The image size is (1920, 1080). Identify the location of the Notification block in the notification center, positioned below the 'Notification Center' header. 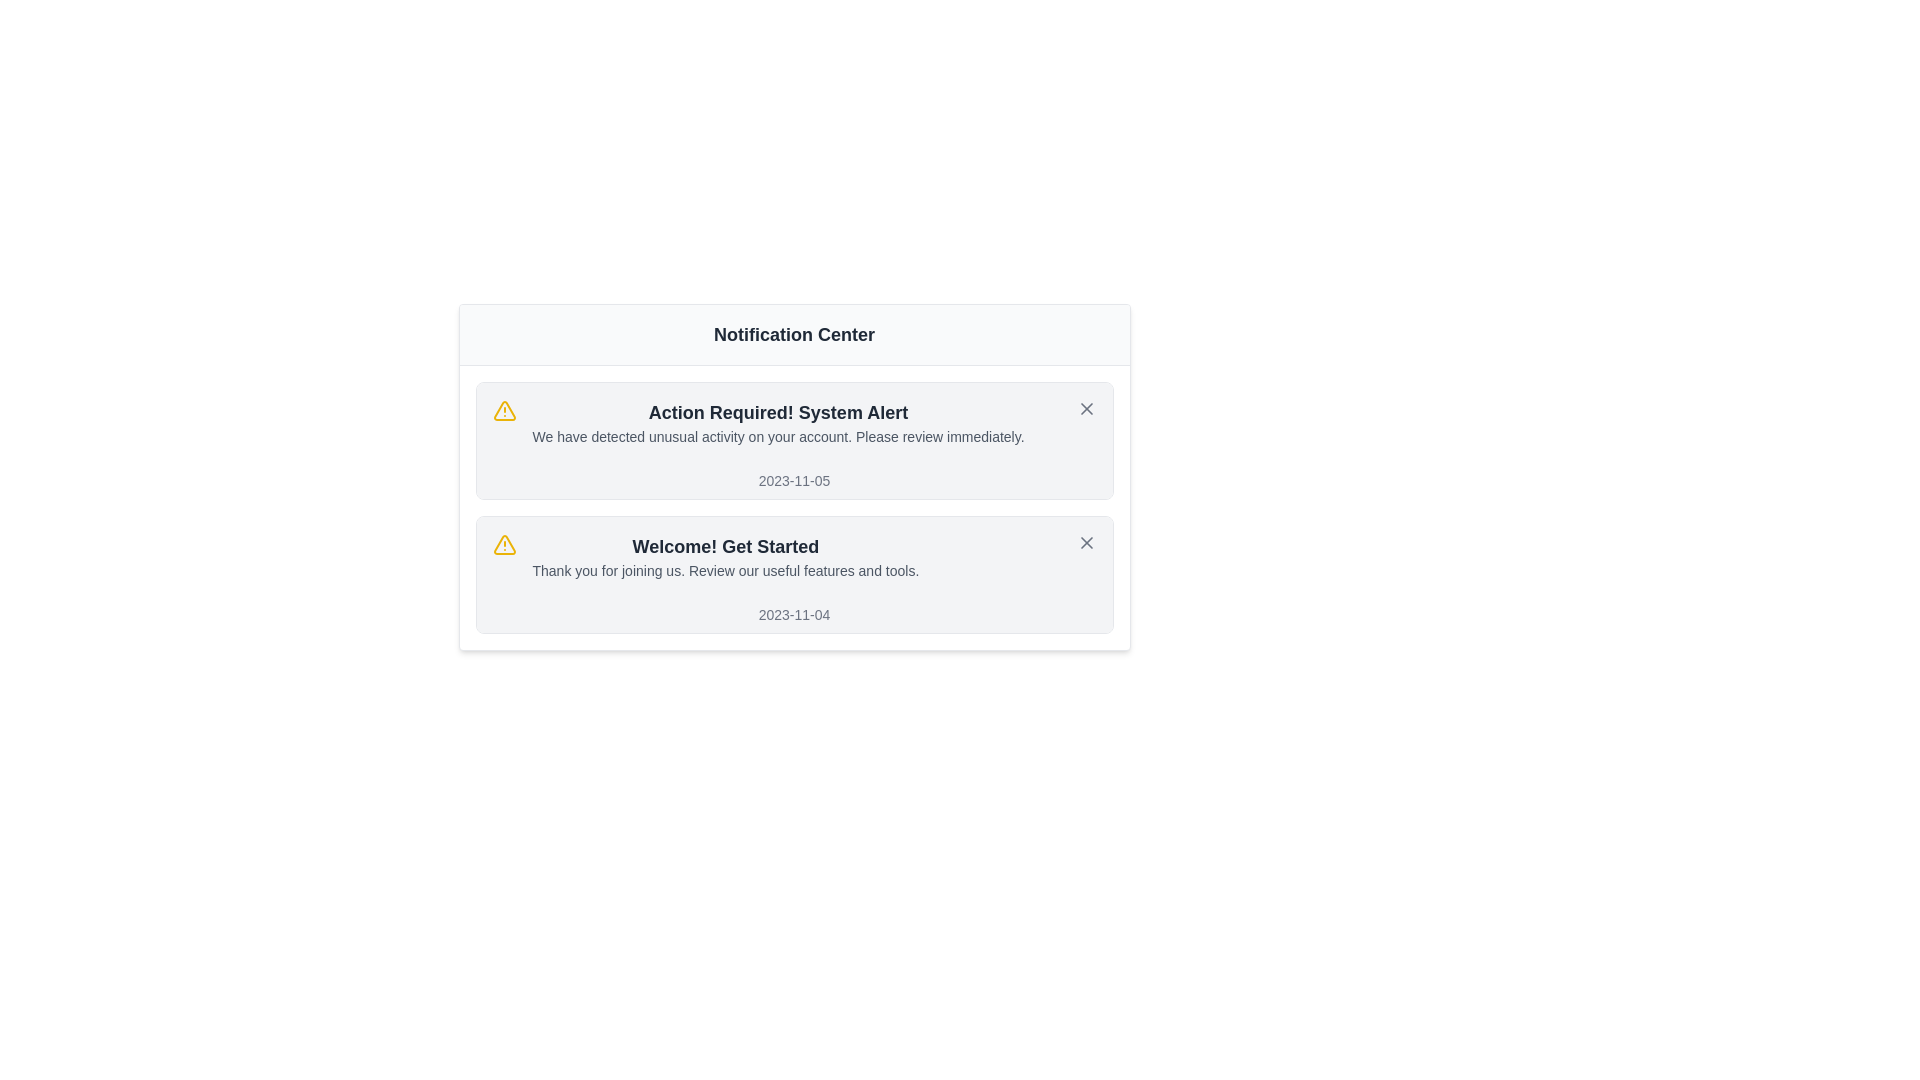
(777, 422).